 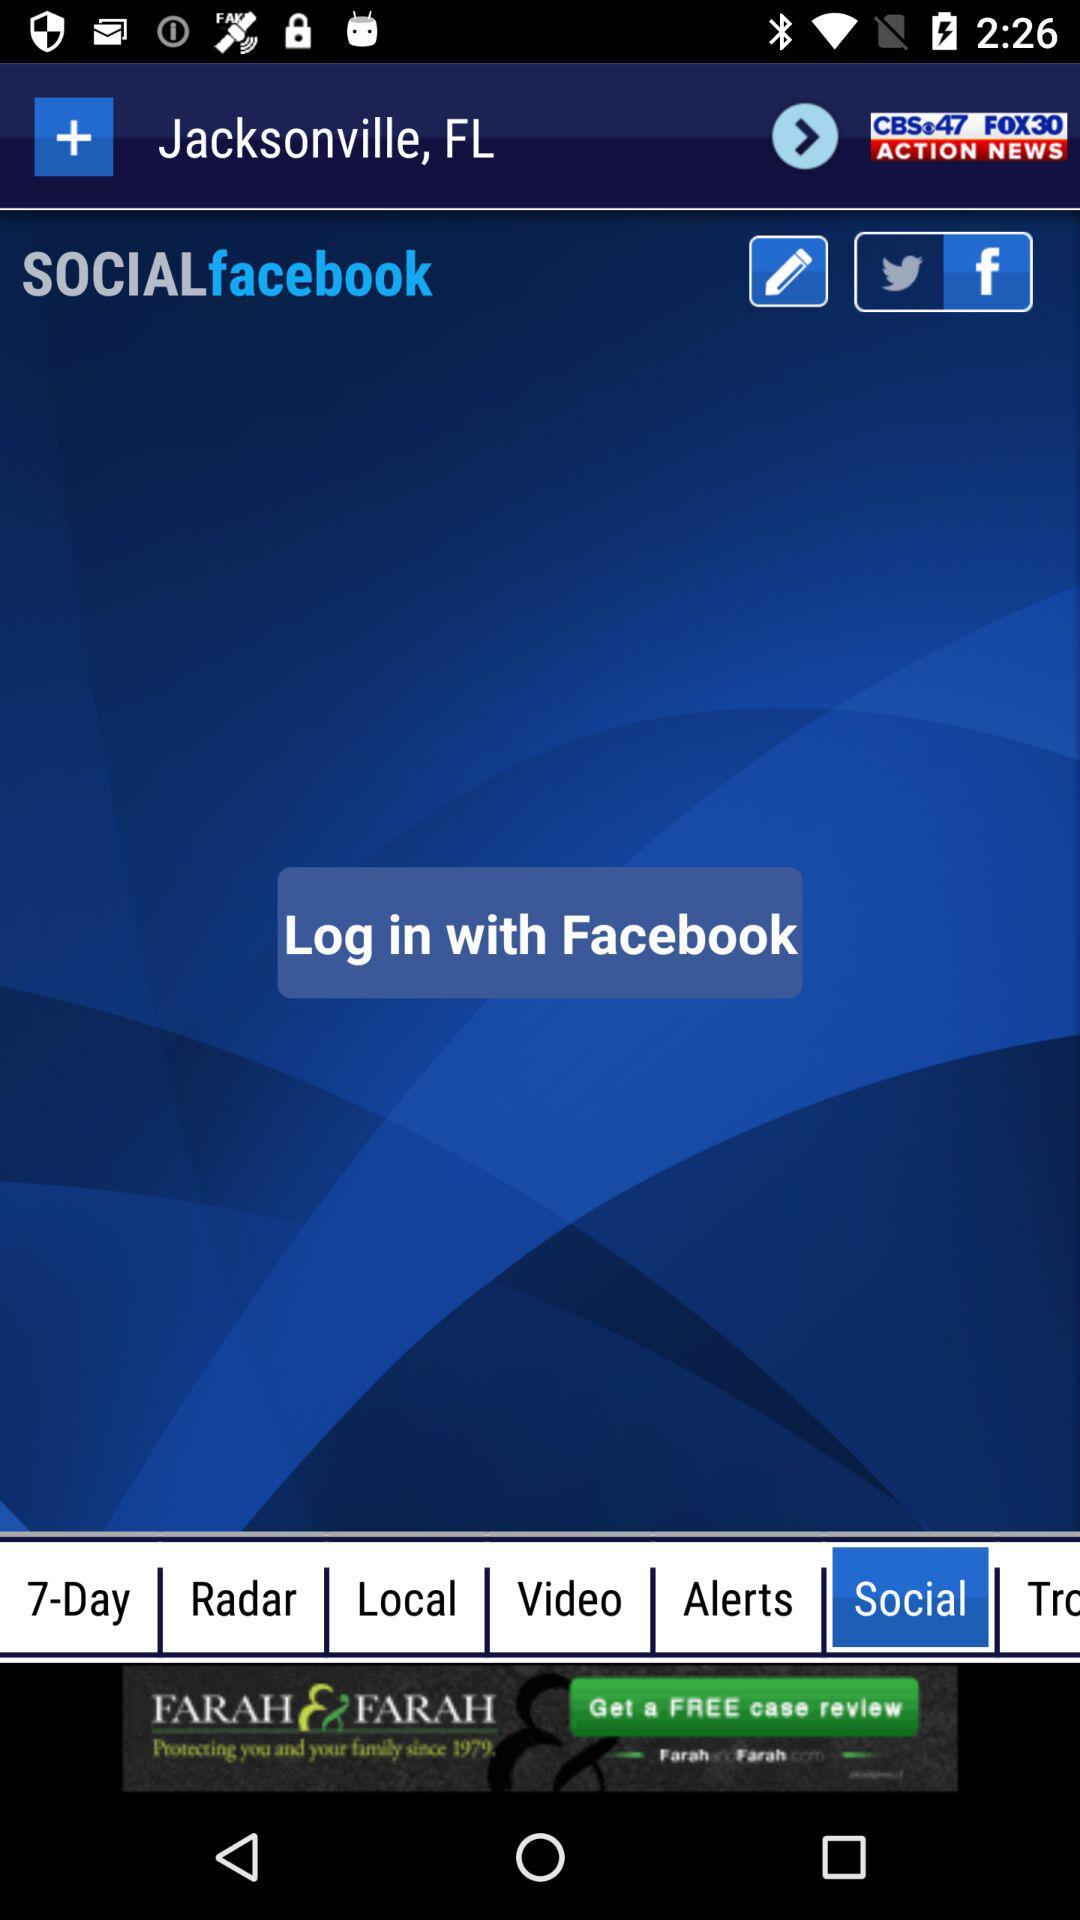 What do you see at coordinates (540, 931) in the screenshot?
I see `login with facebook` at bounding box center [540, 931].